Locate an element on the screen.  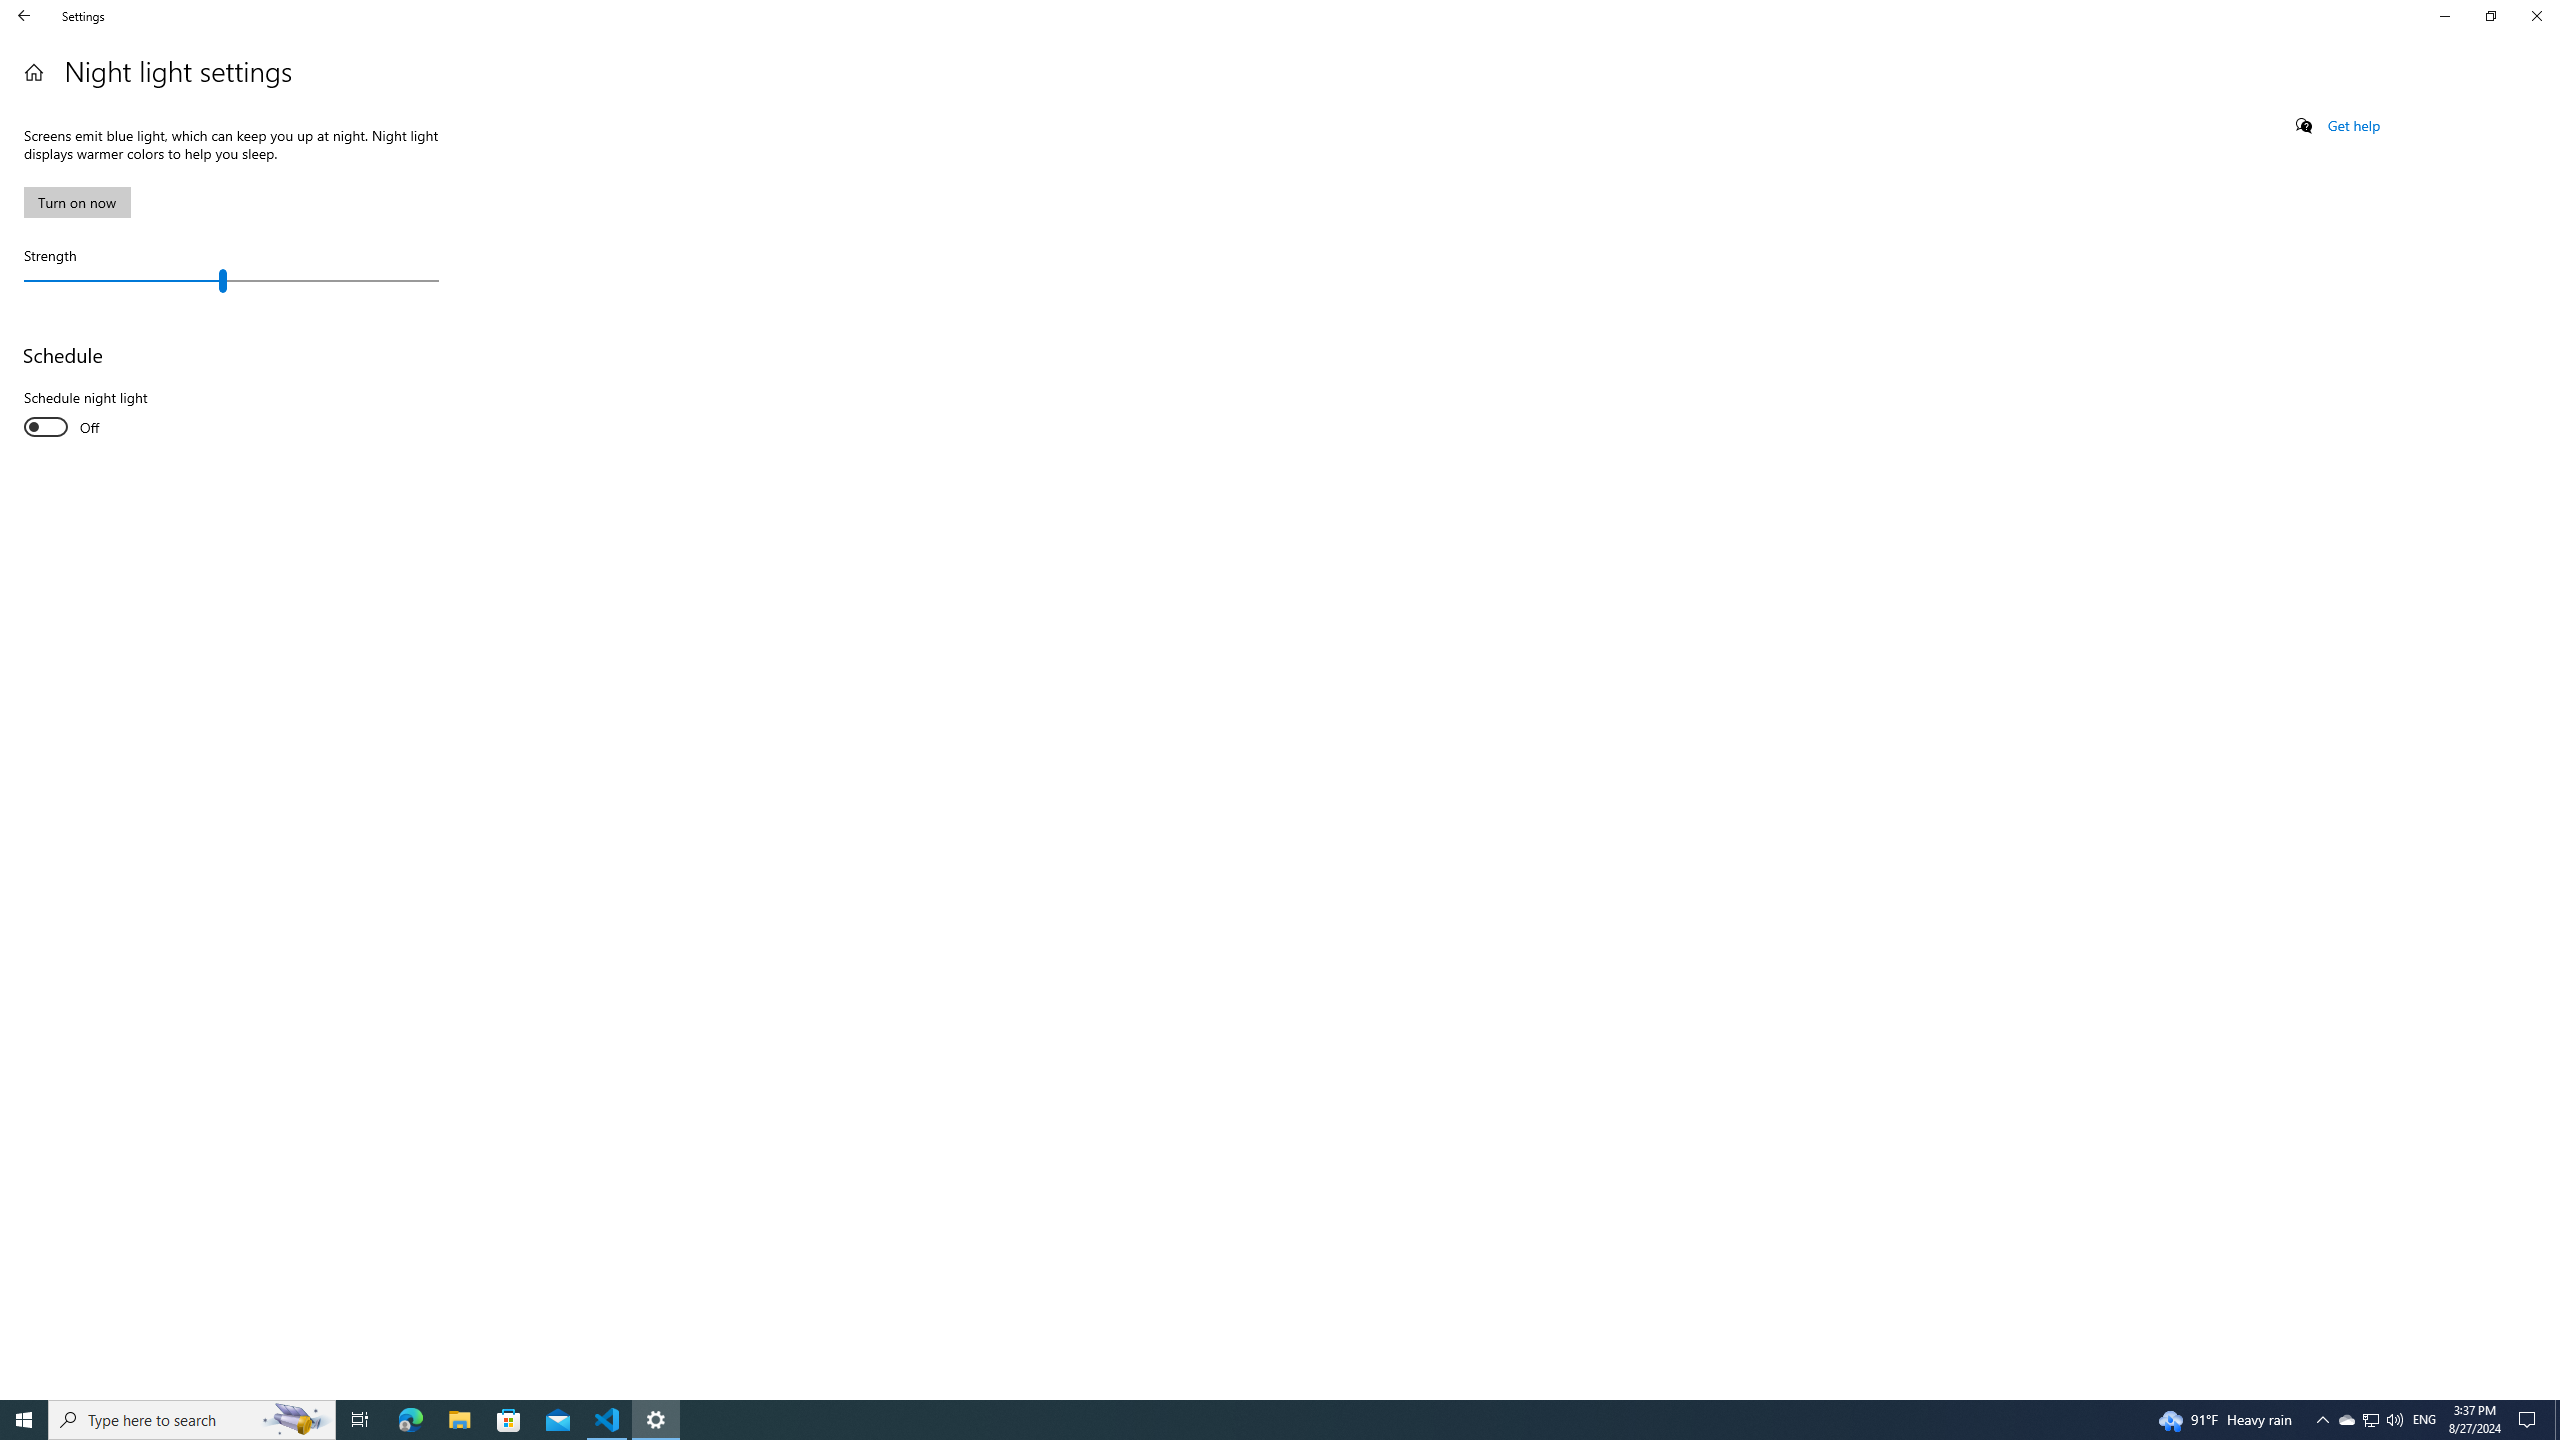
'Settings - 1 running window' is located at coordinates (656, 1418).